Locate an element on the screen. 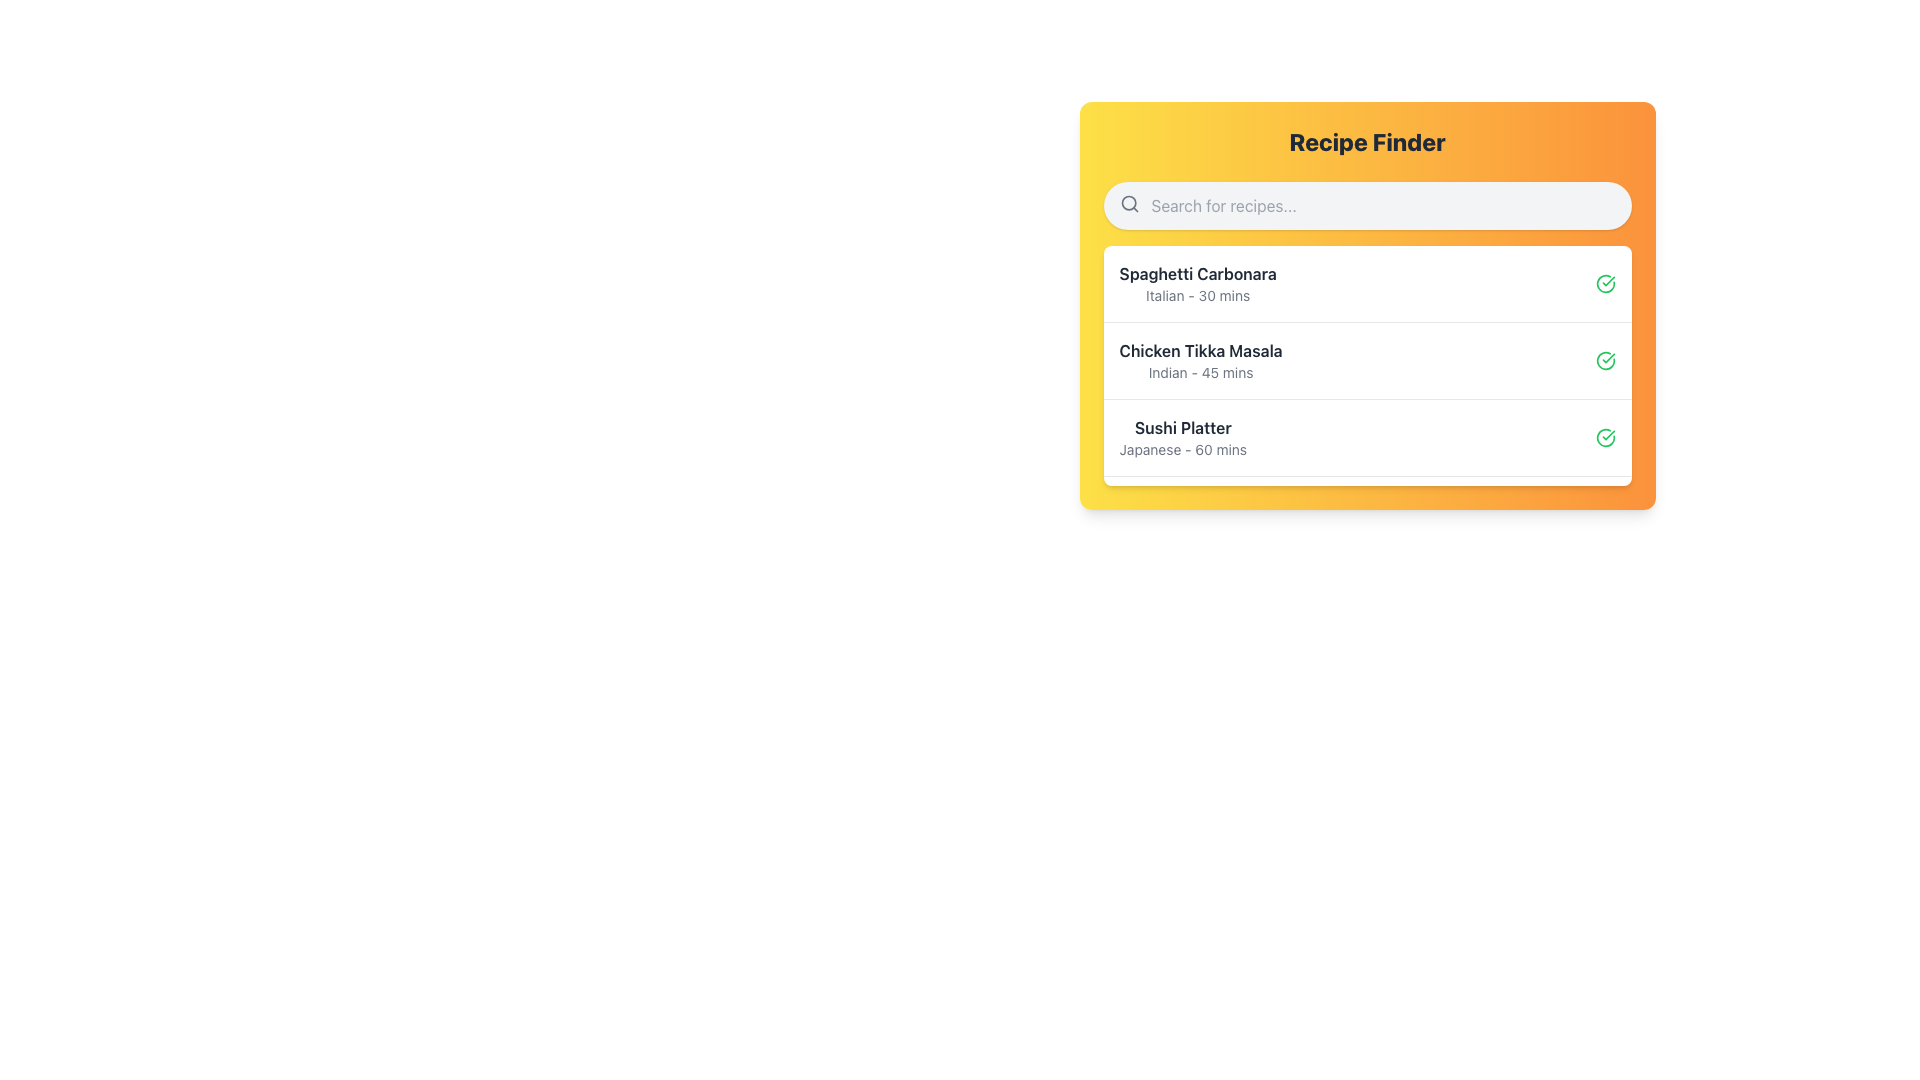  the text 'Spaghetti Carbonara', which is styled in bold dark gray and is the title of the first recipe item in the list below the search bar in the 'Recipe Finder' section is located at coordinates (1198, 273).